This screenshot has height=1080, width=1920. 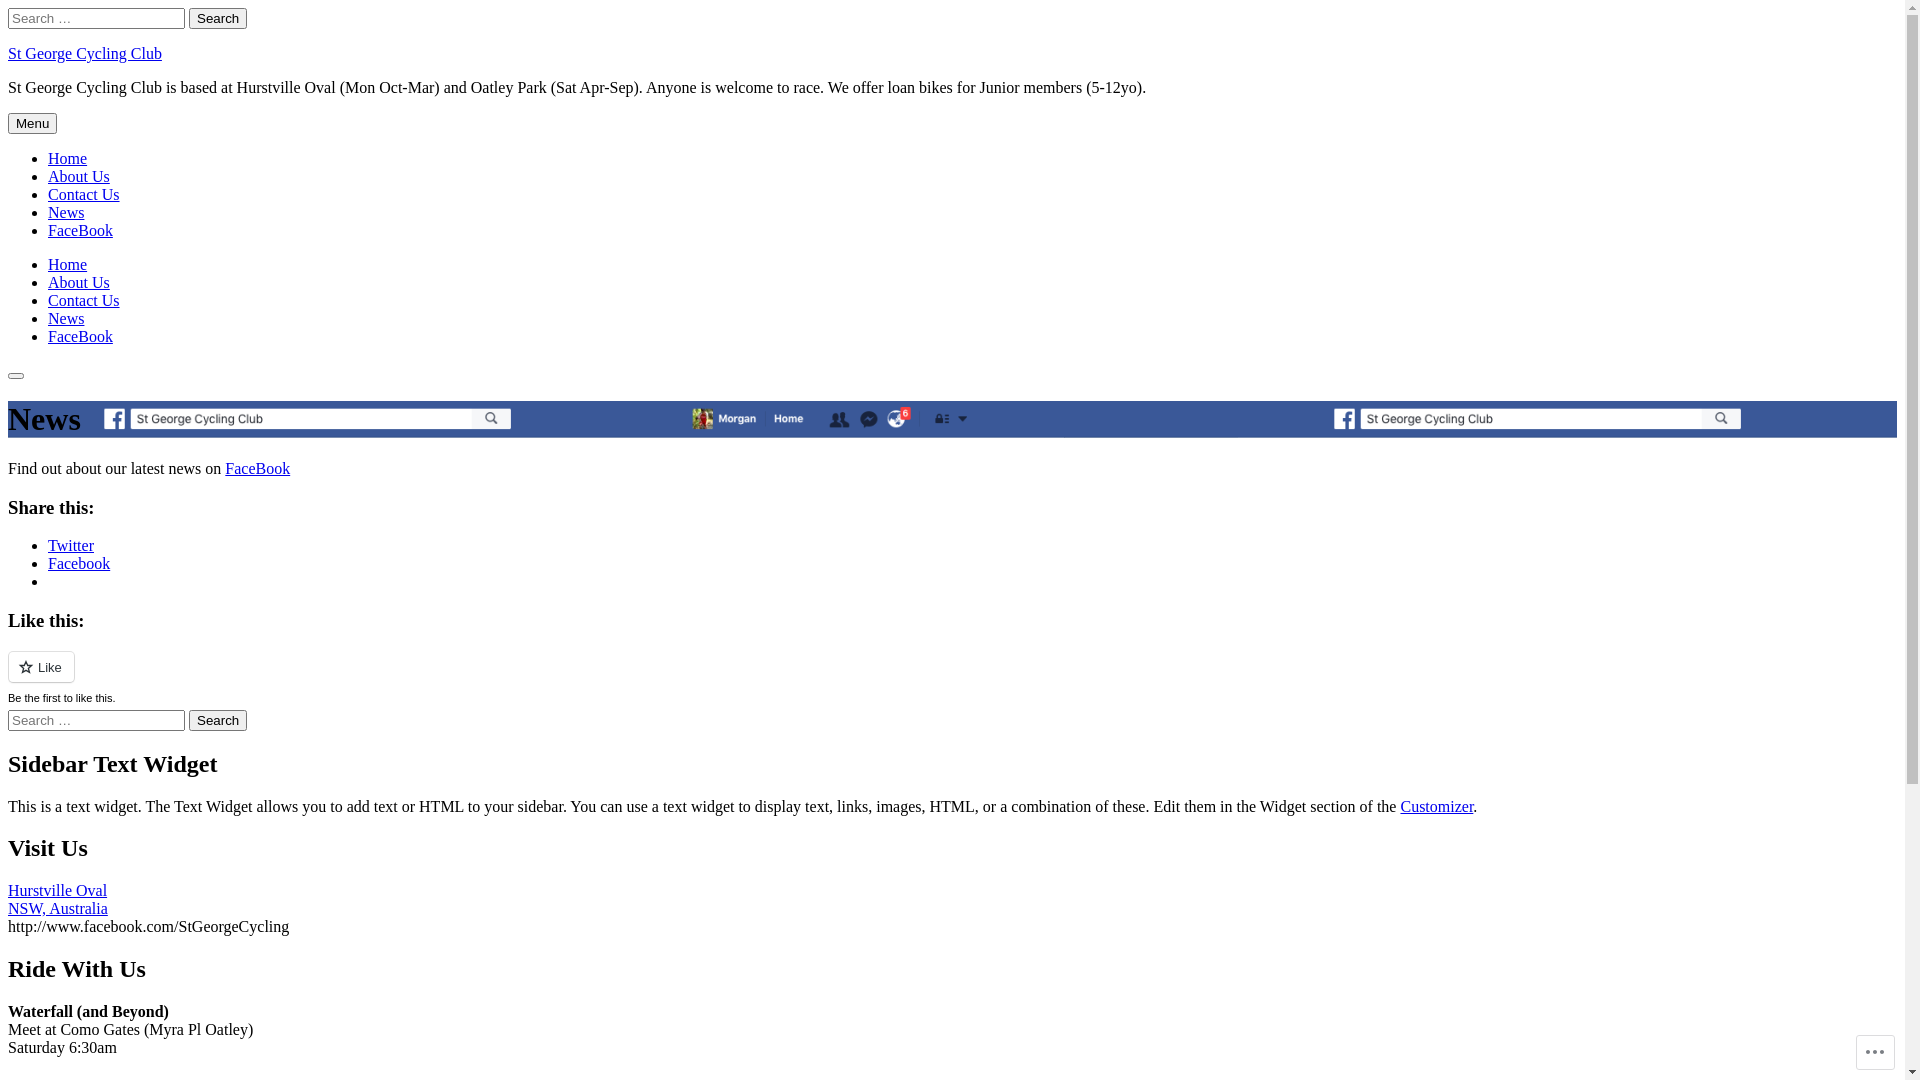 What do you see at coordinates (48, 545) in the screenshot?
I see `'Twitter'` at bounding box center [48, 545].